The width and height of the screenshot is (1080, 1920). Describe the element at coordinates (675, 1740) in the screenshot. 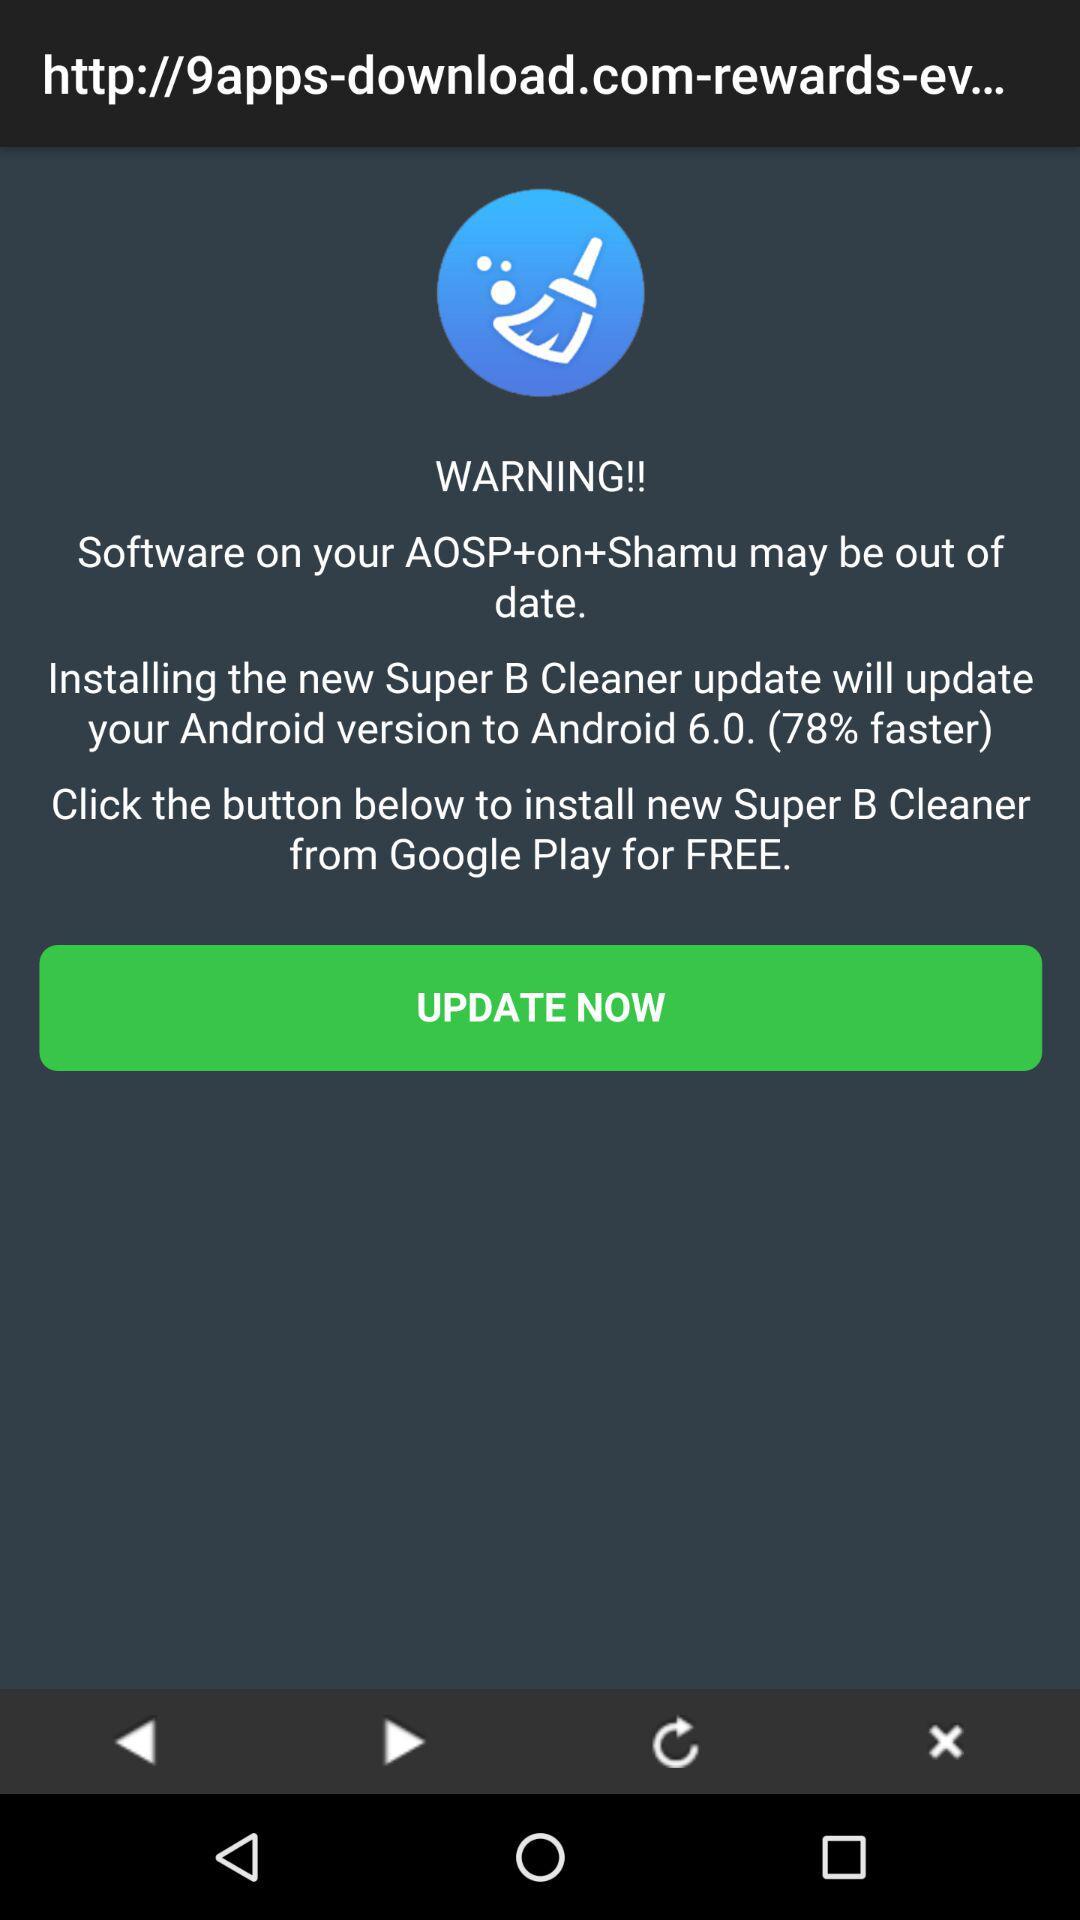

I see `rotate option` at that location.